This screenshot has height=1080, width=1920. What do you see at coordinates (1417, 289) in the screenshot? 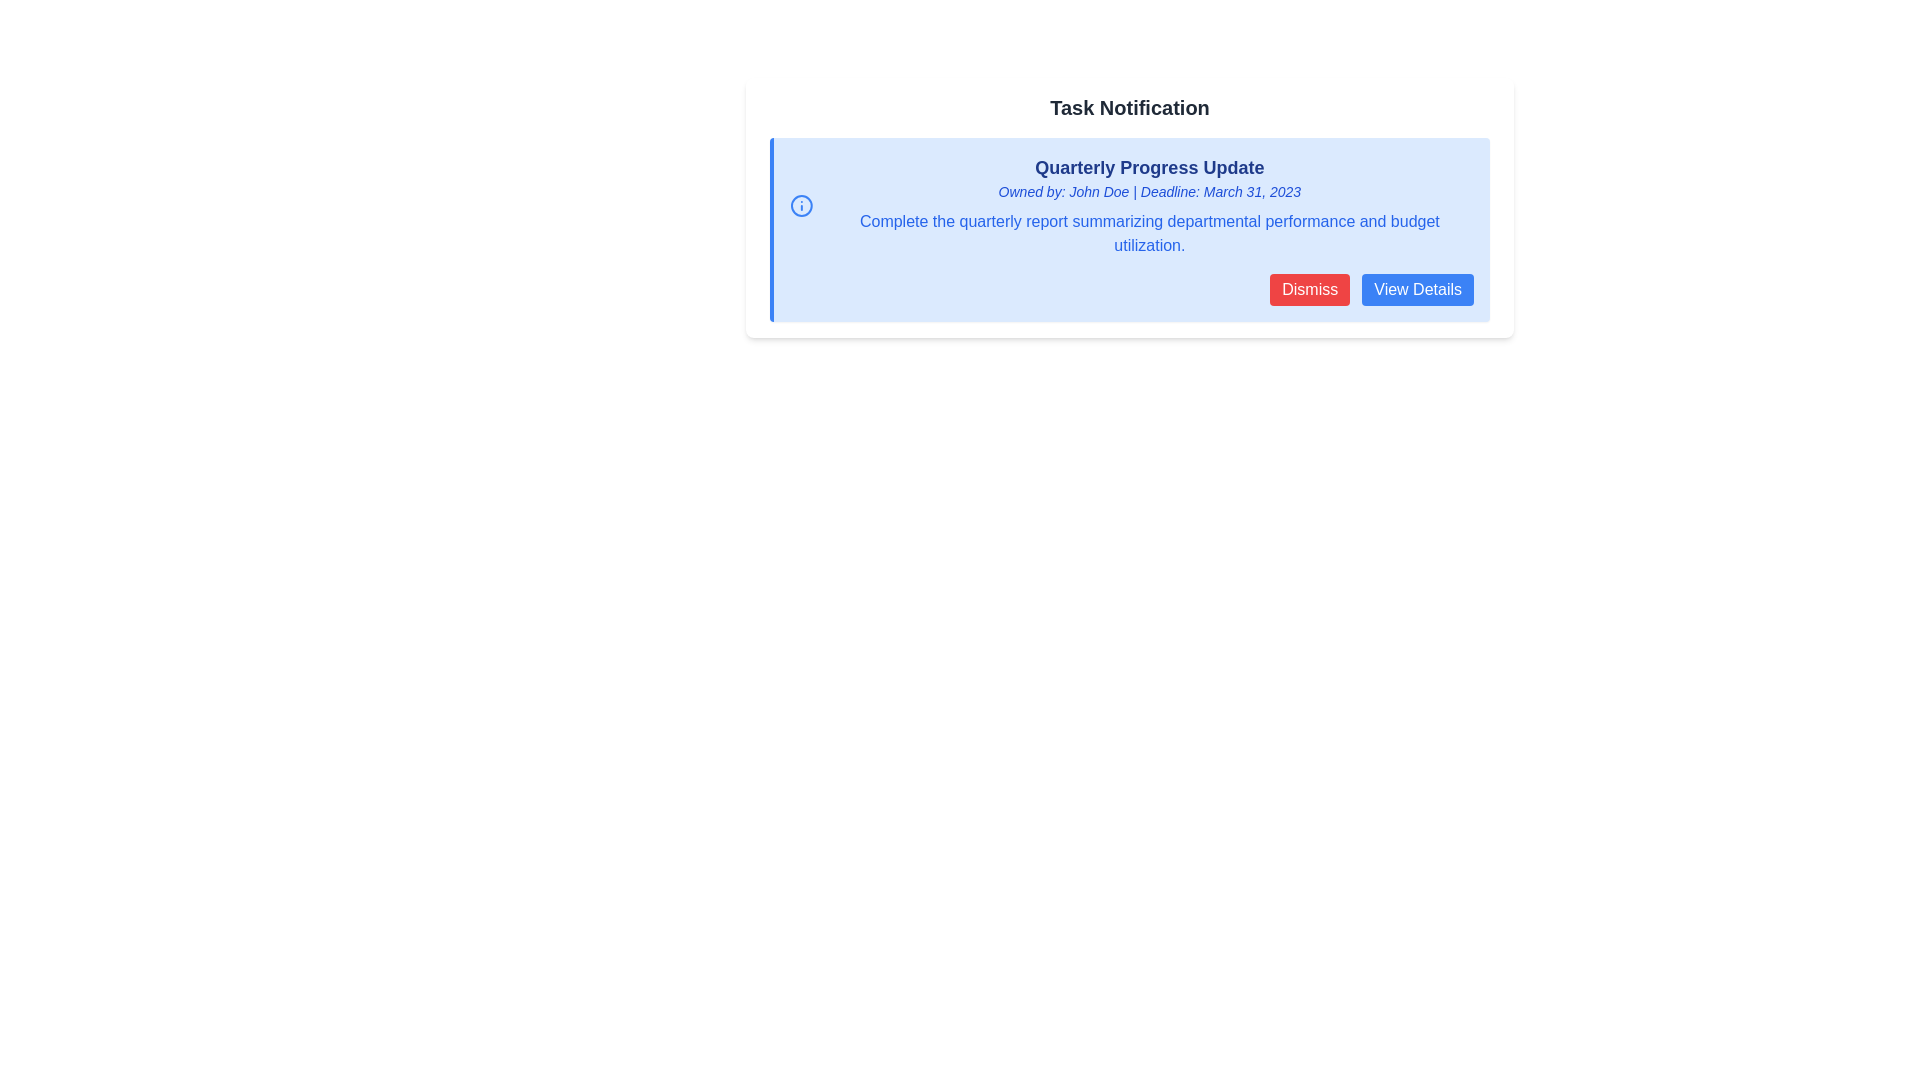
I see `the 'View Details' button, which has a blue background and white text, located at the bottom right of a light blue card, adjacent to the 'Dismiss' button` at bounding box center [1417, 289].